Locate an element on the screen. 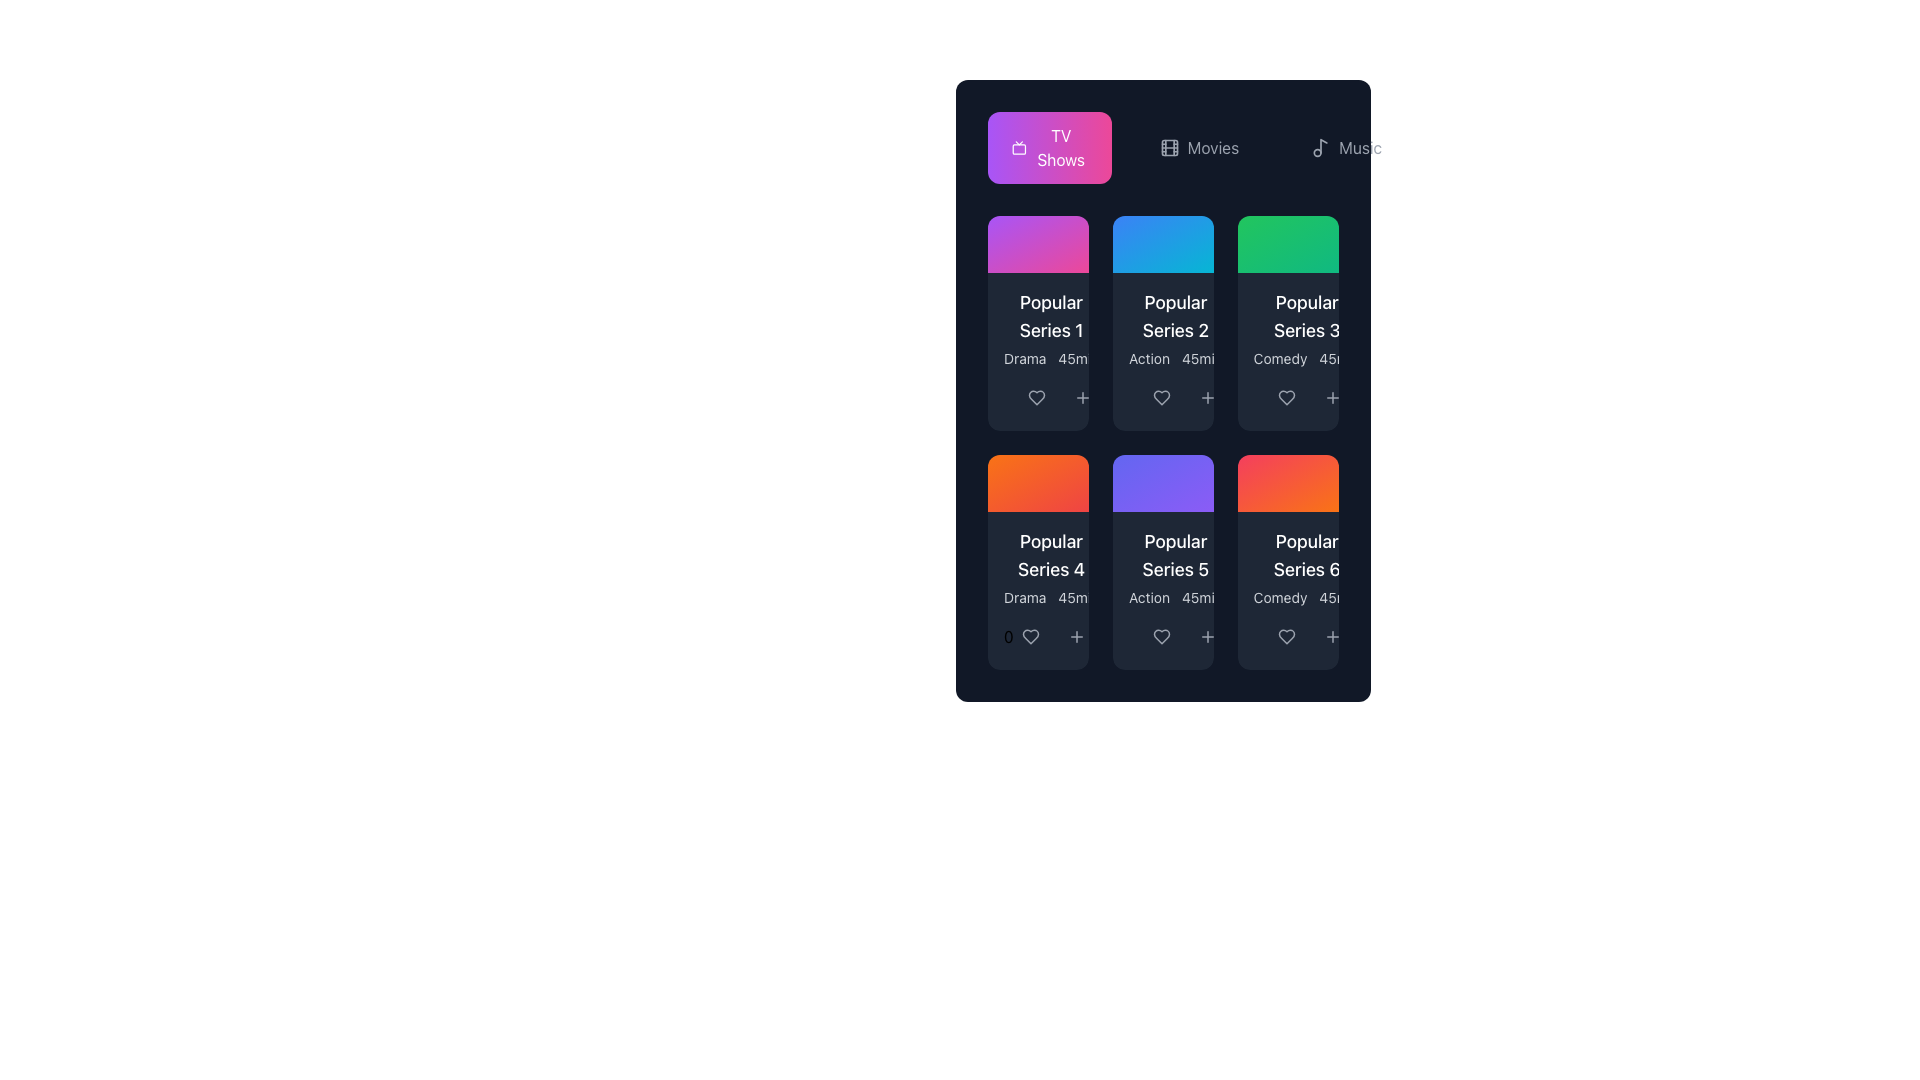 This screenshot has height=1080, width=1920. the text label displaying 'Popular Series 6' in bold white font located in the bottom right card of the grid is located at coordinates (1307, 555).